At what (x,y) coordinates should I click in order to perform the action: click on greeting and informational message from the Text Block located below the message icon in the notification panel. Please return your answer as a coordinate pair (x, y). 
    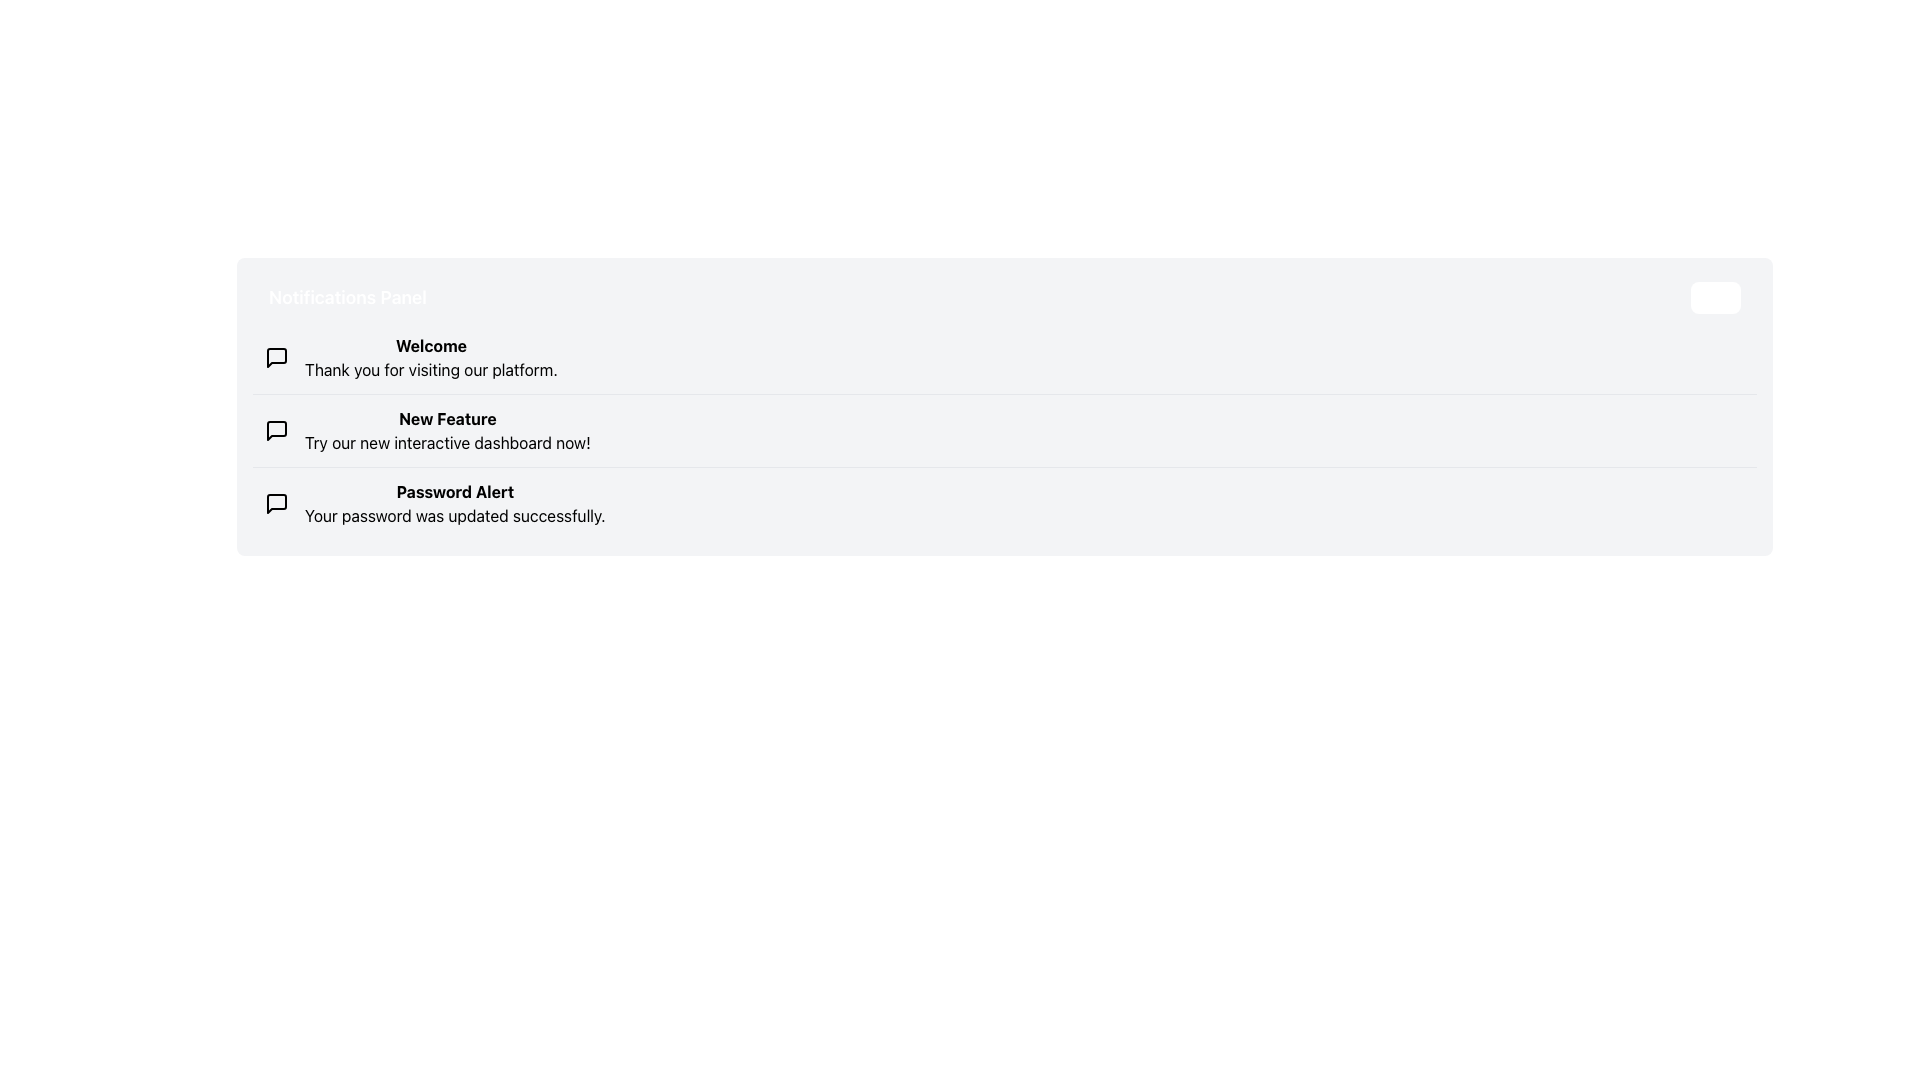
    Looking at the image, I should click on (430, 357).